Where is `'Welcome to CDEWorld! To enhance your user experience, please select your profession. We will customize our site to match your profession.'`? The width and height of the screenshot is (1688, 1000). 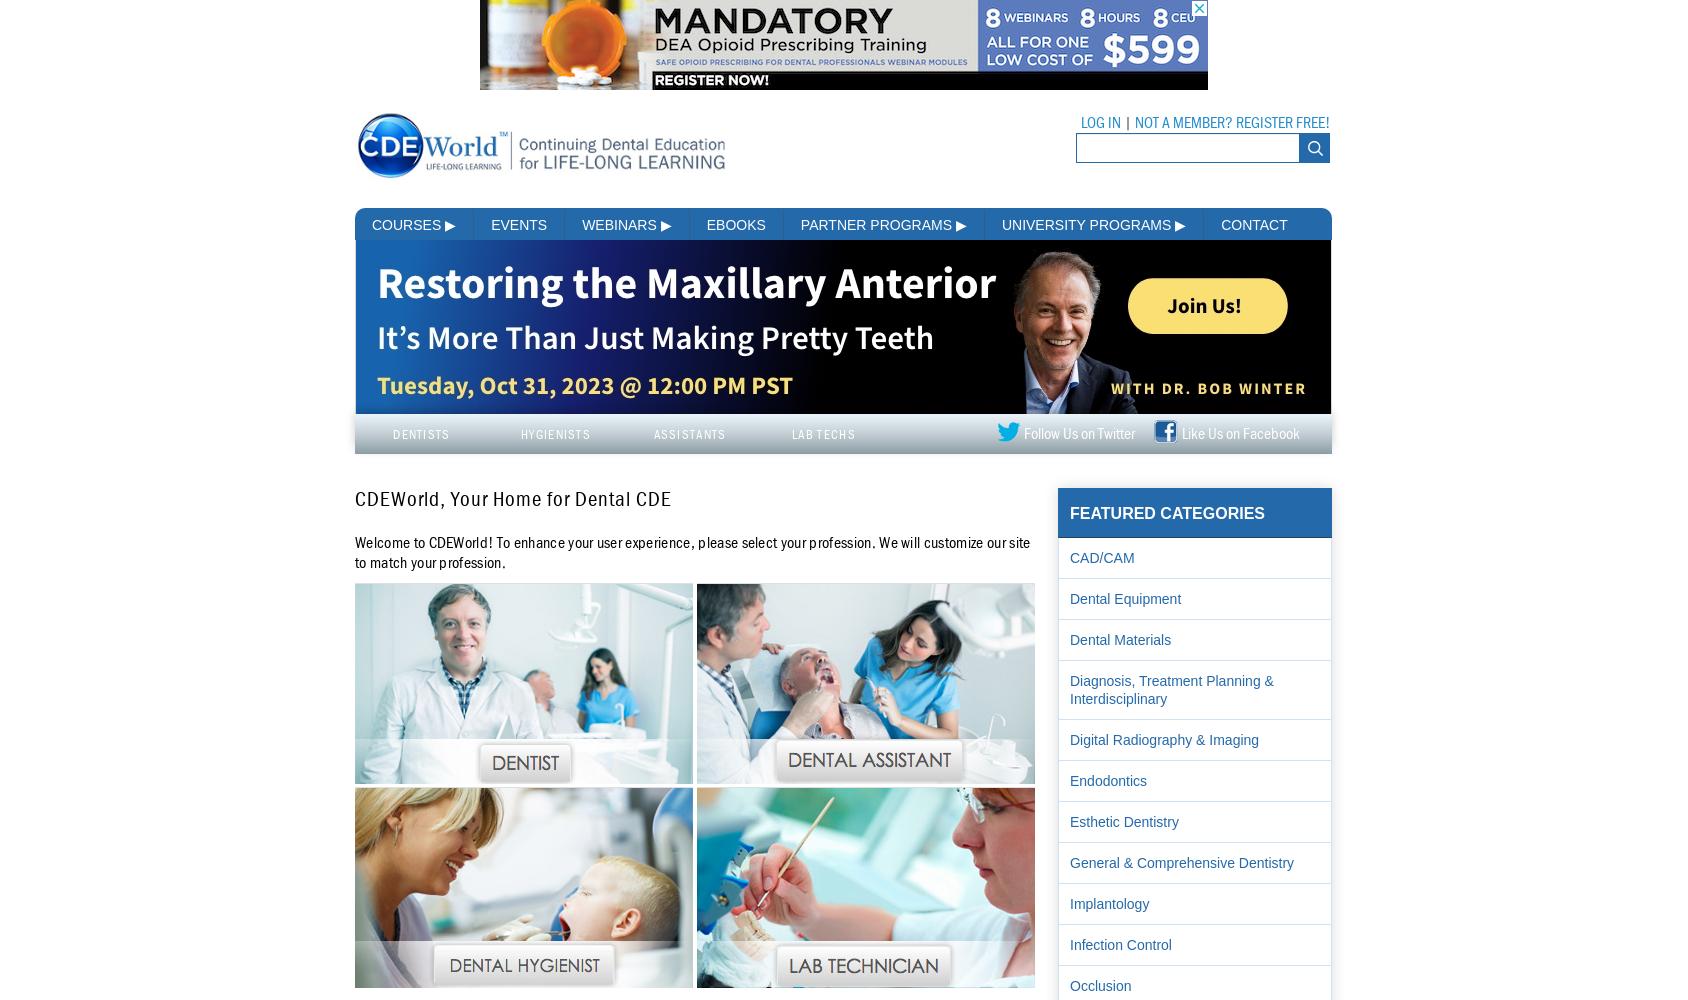 'Welcome to CDEWorld! To enhance your user experience, please select your profession. We will customize our site to match your profession.' is located at coordinates (691, 552).